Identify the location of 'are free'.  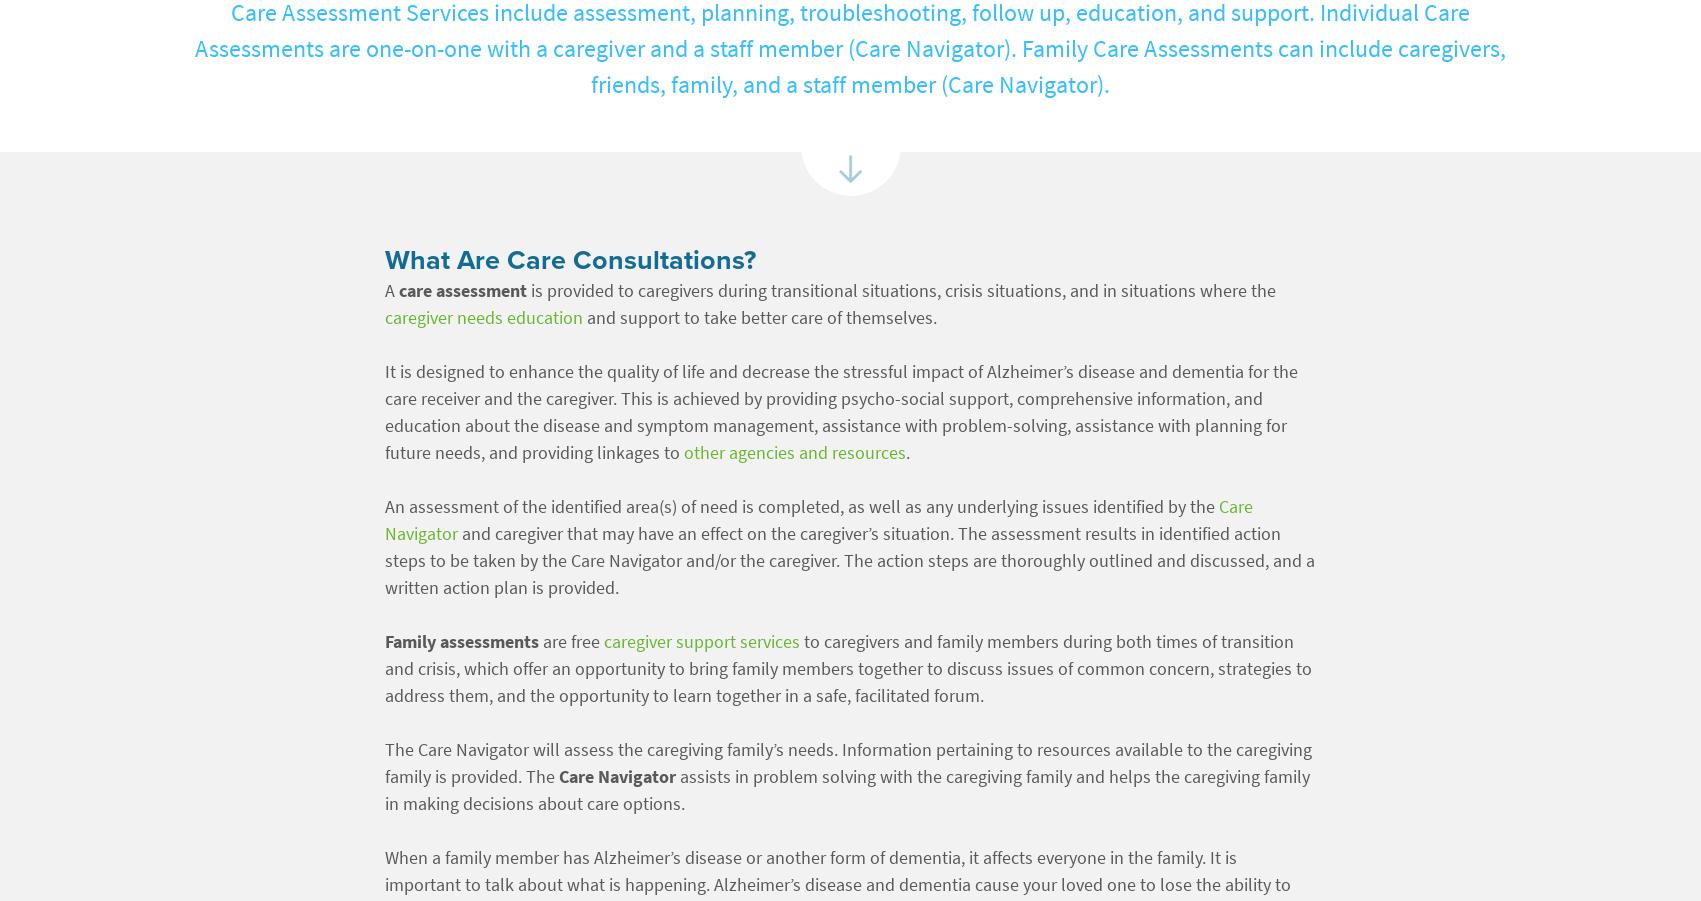
(570, 641).